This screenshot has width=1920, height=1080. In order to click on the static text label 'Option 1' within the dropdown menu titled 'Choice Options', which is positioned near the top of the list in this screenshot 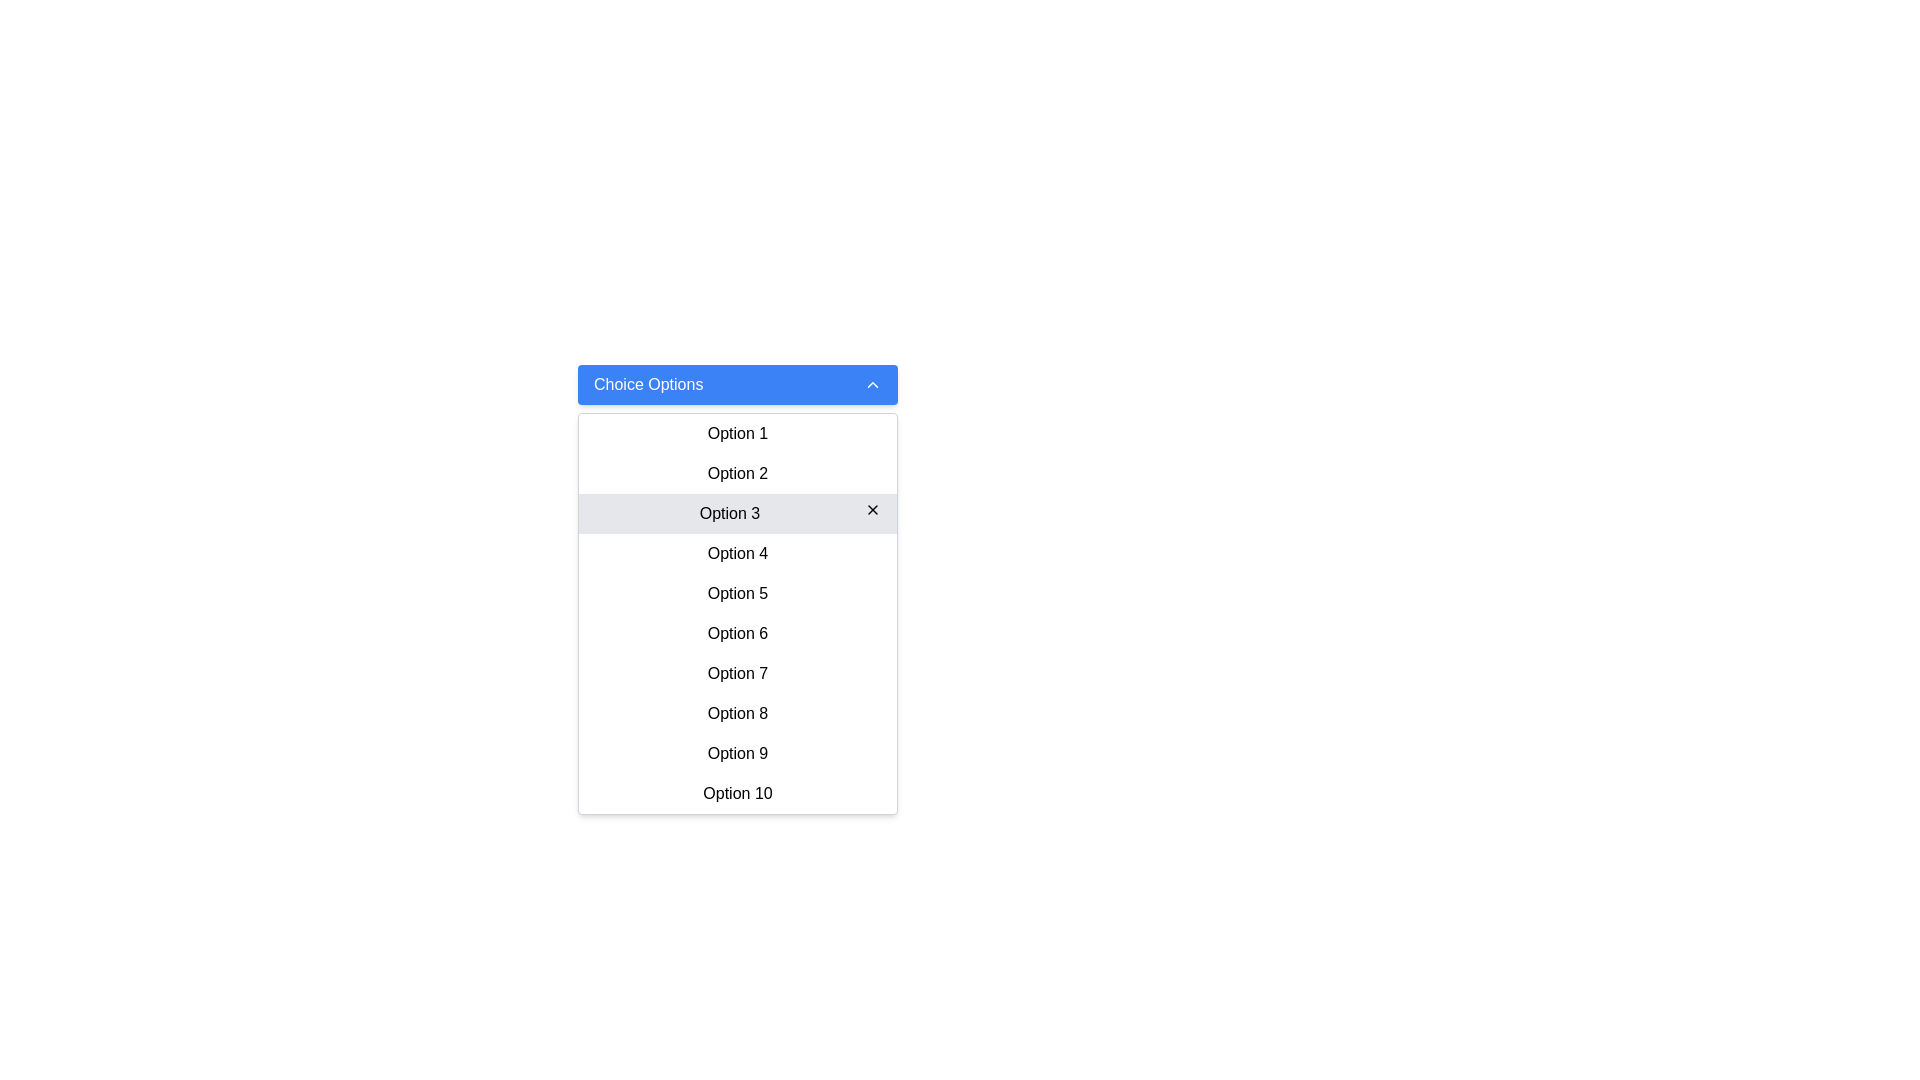, I will do `click(737, 432)`.